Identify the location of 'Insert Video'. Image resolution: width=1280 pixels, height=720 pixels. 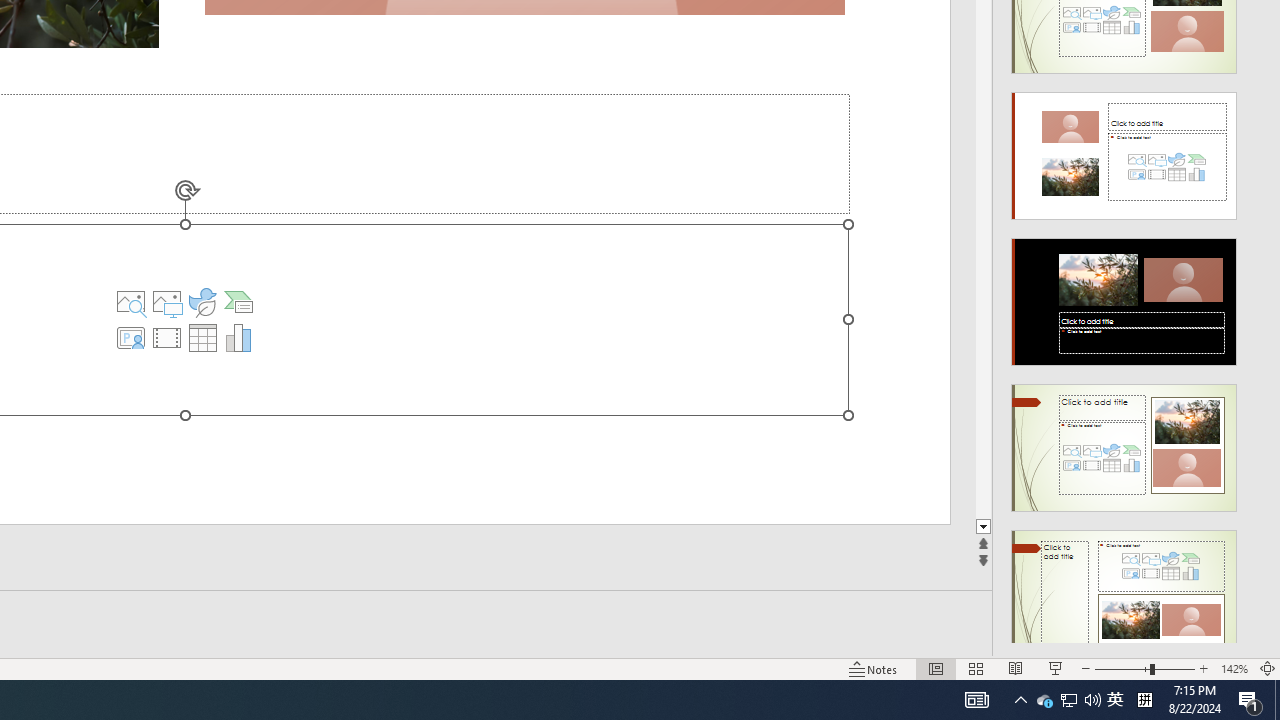
(167, 337).